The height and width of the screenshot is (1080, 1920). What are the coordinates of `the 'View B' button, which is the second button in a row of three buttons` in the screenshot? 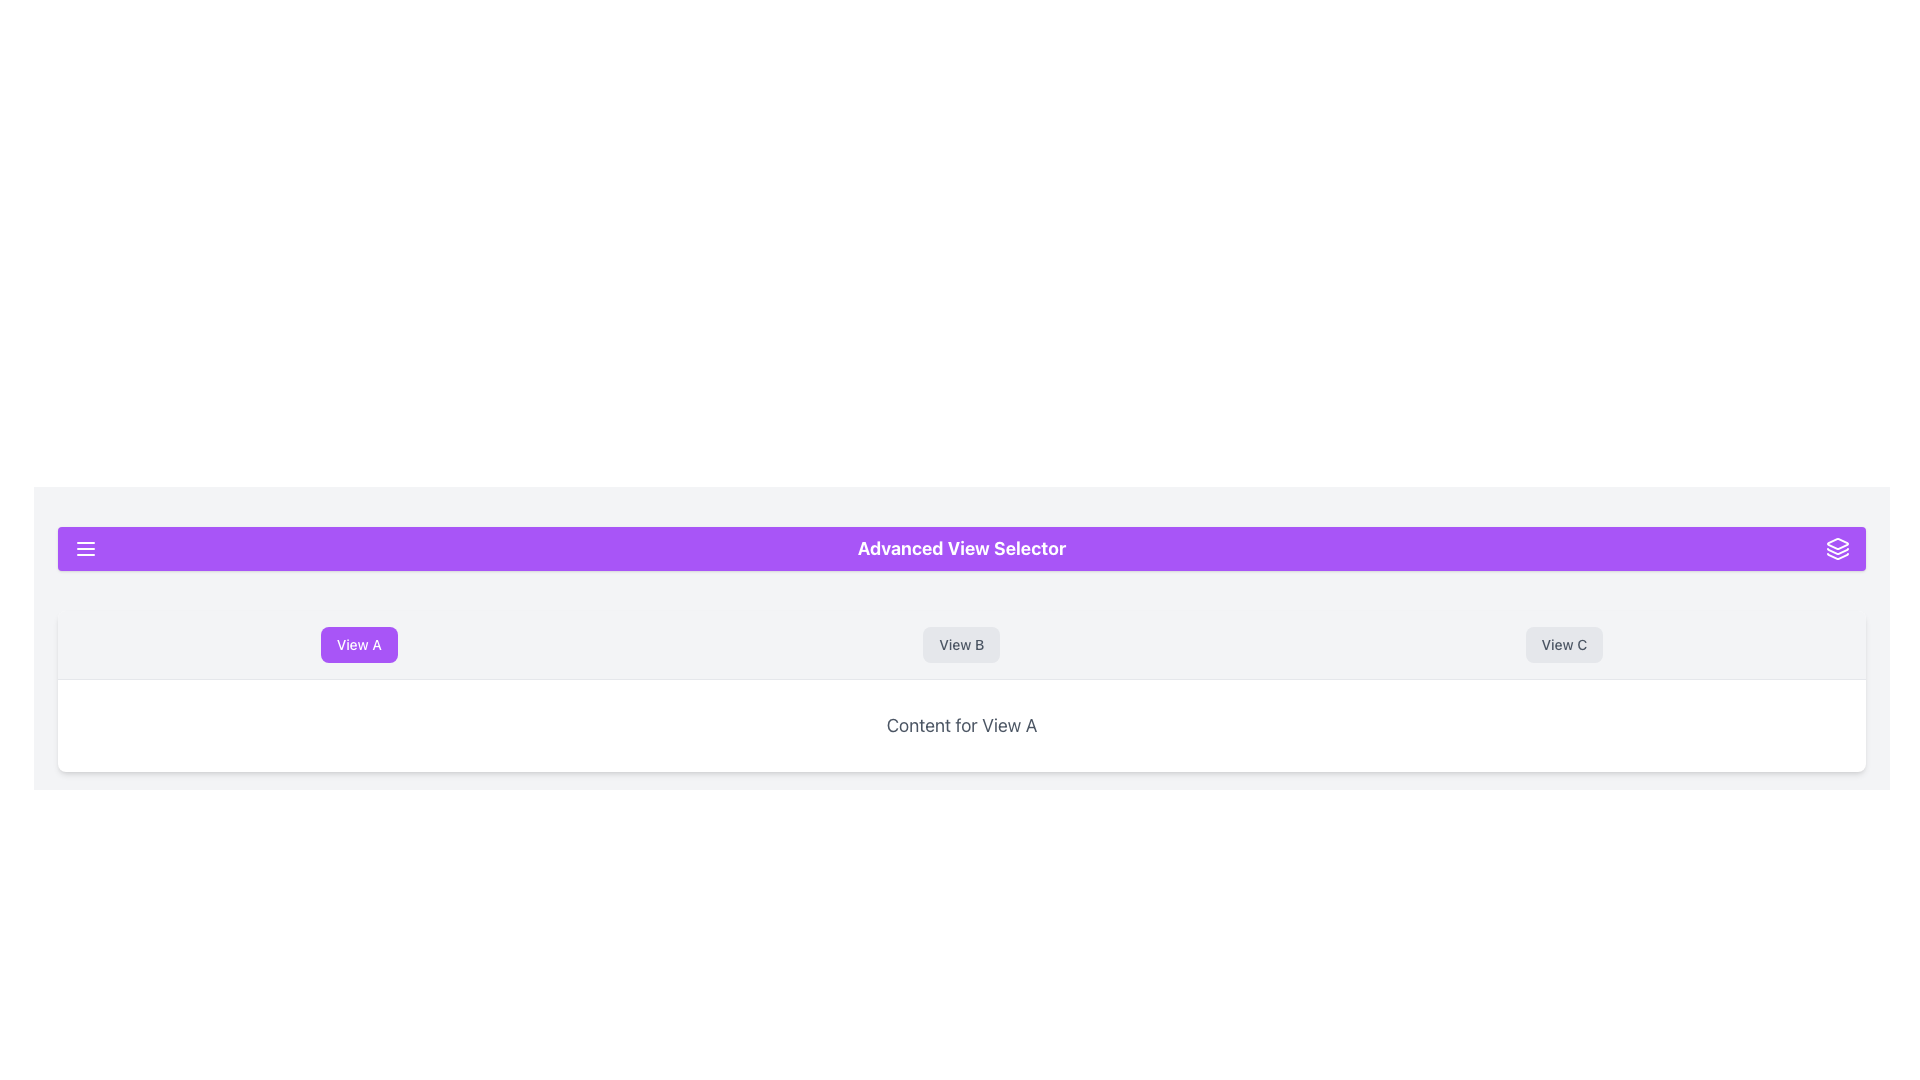 It's located at (961, 644).